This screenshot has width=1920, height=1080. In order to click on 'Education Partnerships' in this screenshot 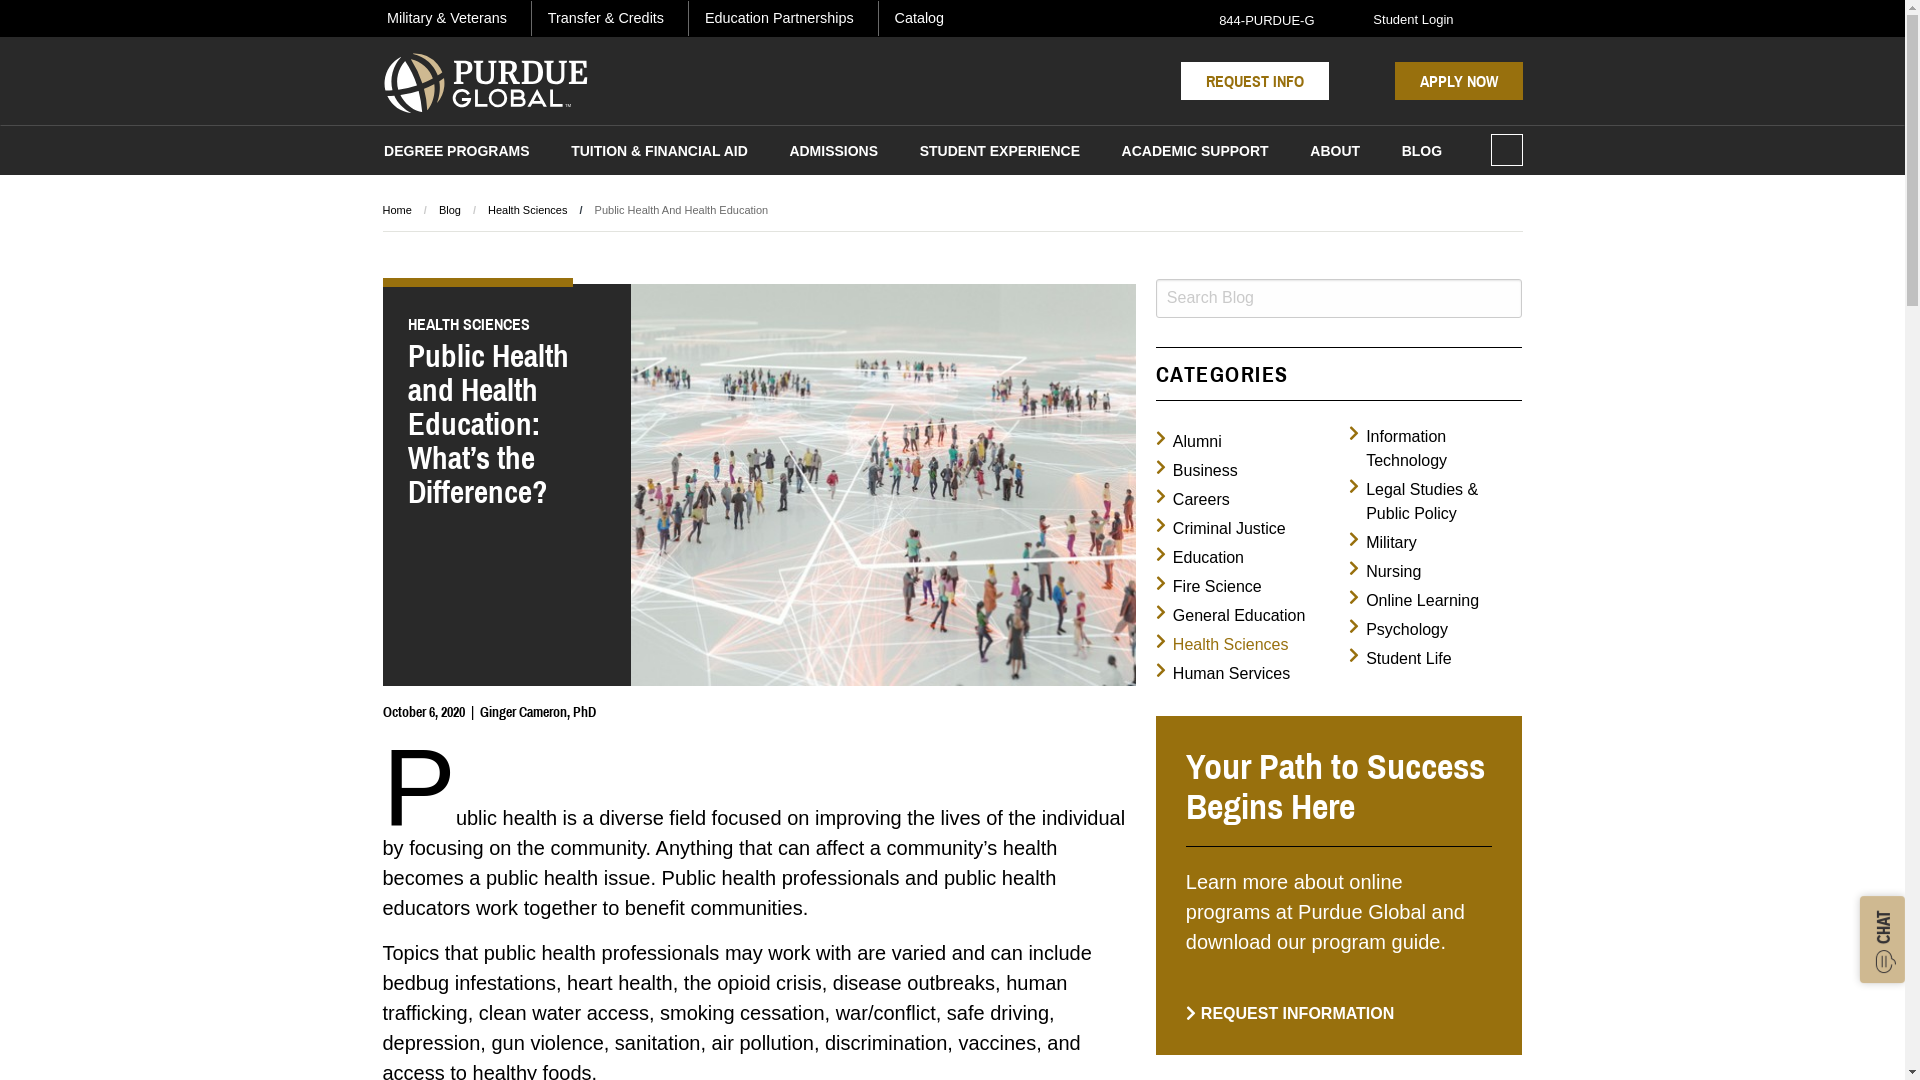, I will do `click(700, 18)`.